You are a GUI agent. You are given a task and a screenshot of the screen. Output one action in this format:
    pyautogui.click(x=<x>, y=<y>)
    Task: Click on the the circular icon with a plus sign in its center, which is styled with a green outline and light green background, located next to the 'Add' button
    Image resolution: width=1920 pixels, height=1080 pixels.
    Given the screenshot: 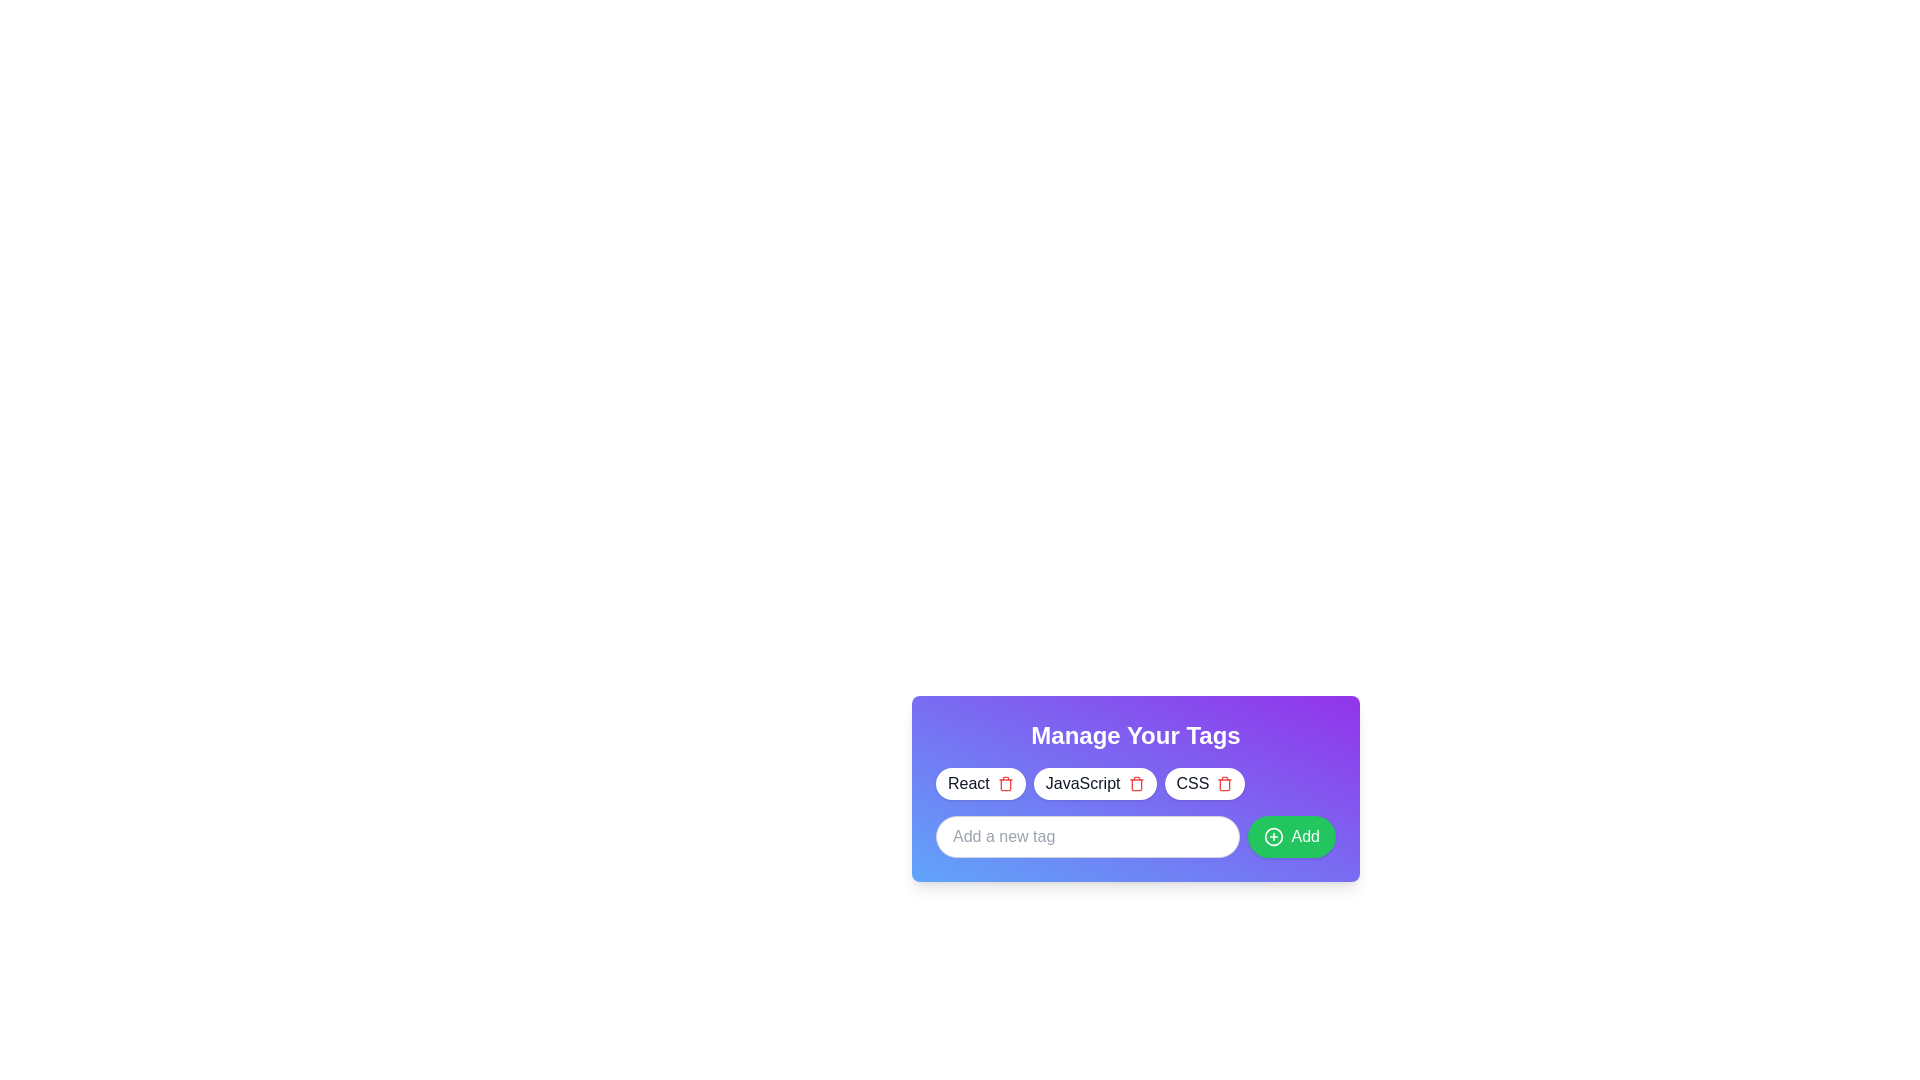 What is the action you would take?
    pyautogui.click(x=1272, y=837)
    